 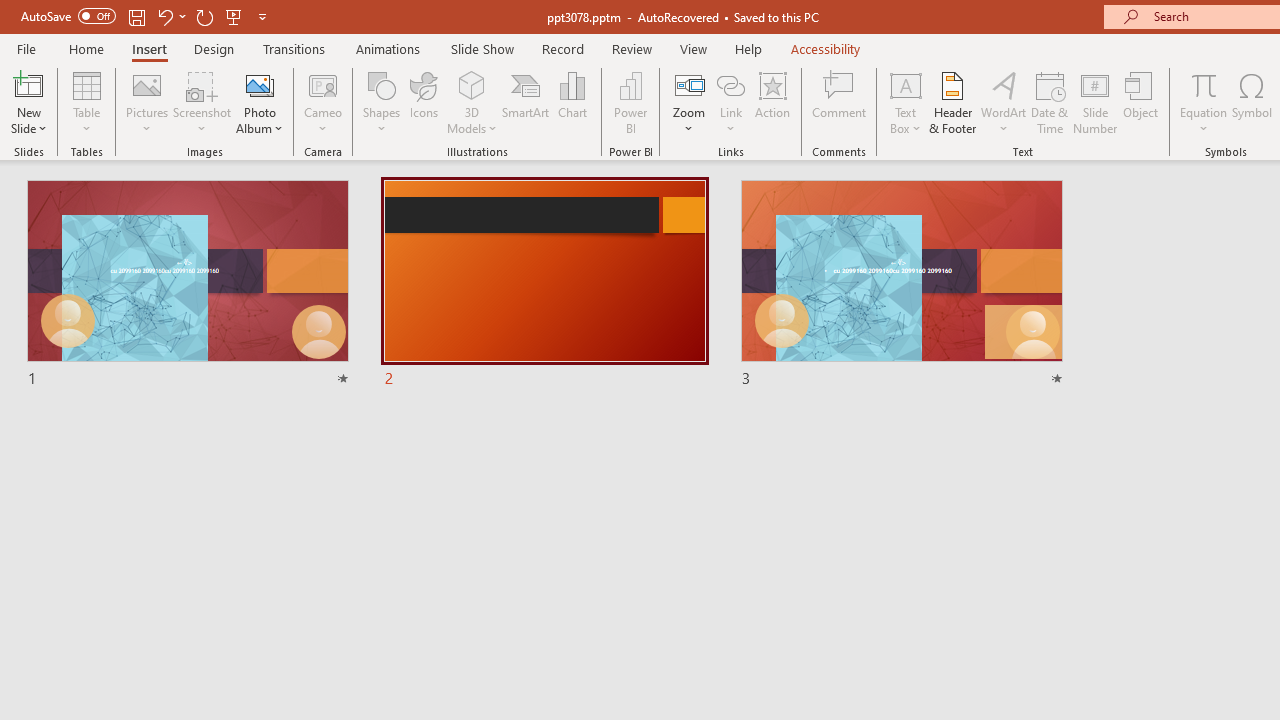 I want to click on 'Link', so click(x=730, y=84).